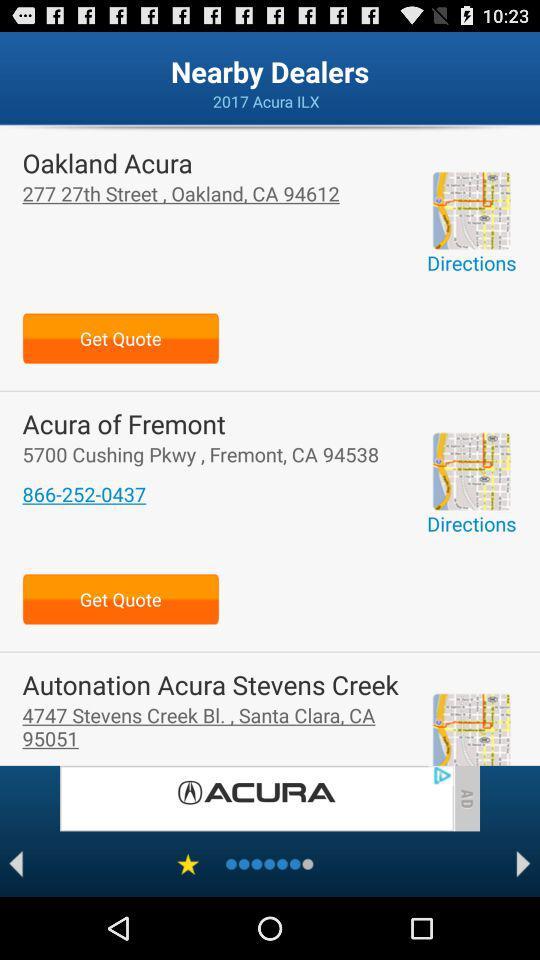 The height and width of the screenshot is (960, 540). I want to click on goto previous page, so click(15, 863).